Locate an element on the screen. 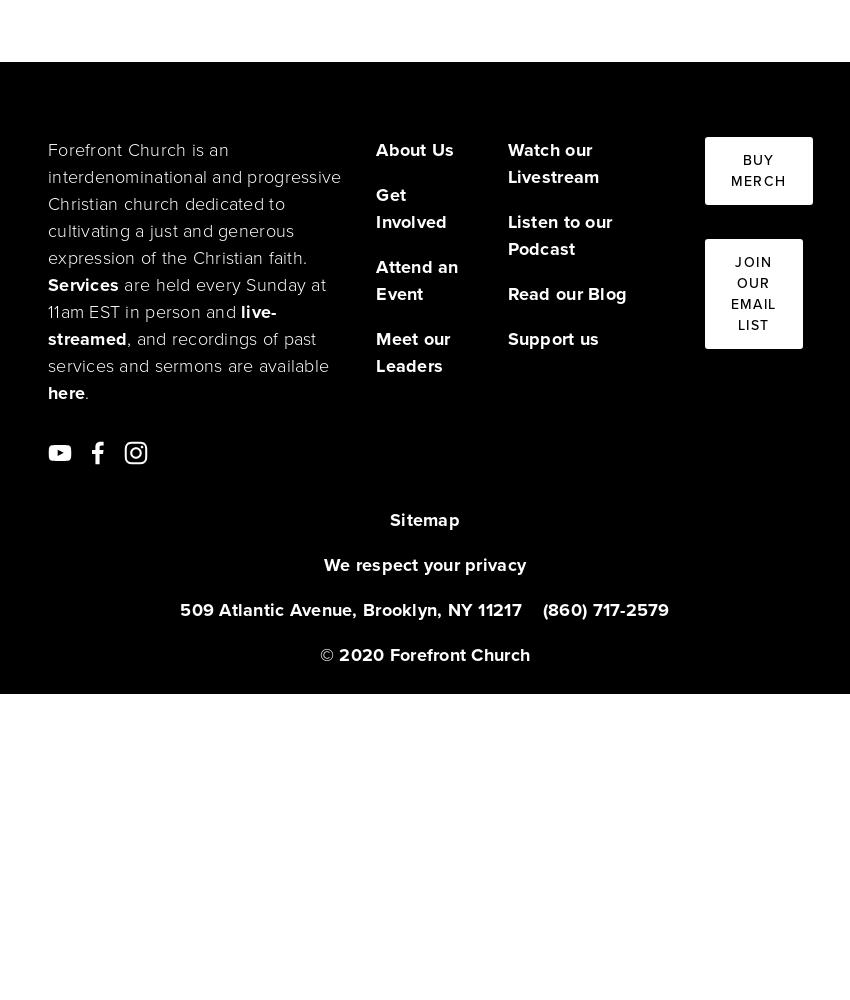 This screenshot has height=1000, width=850. 'Meet our Leaders' is located at coordinates (415, 351).